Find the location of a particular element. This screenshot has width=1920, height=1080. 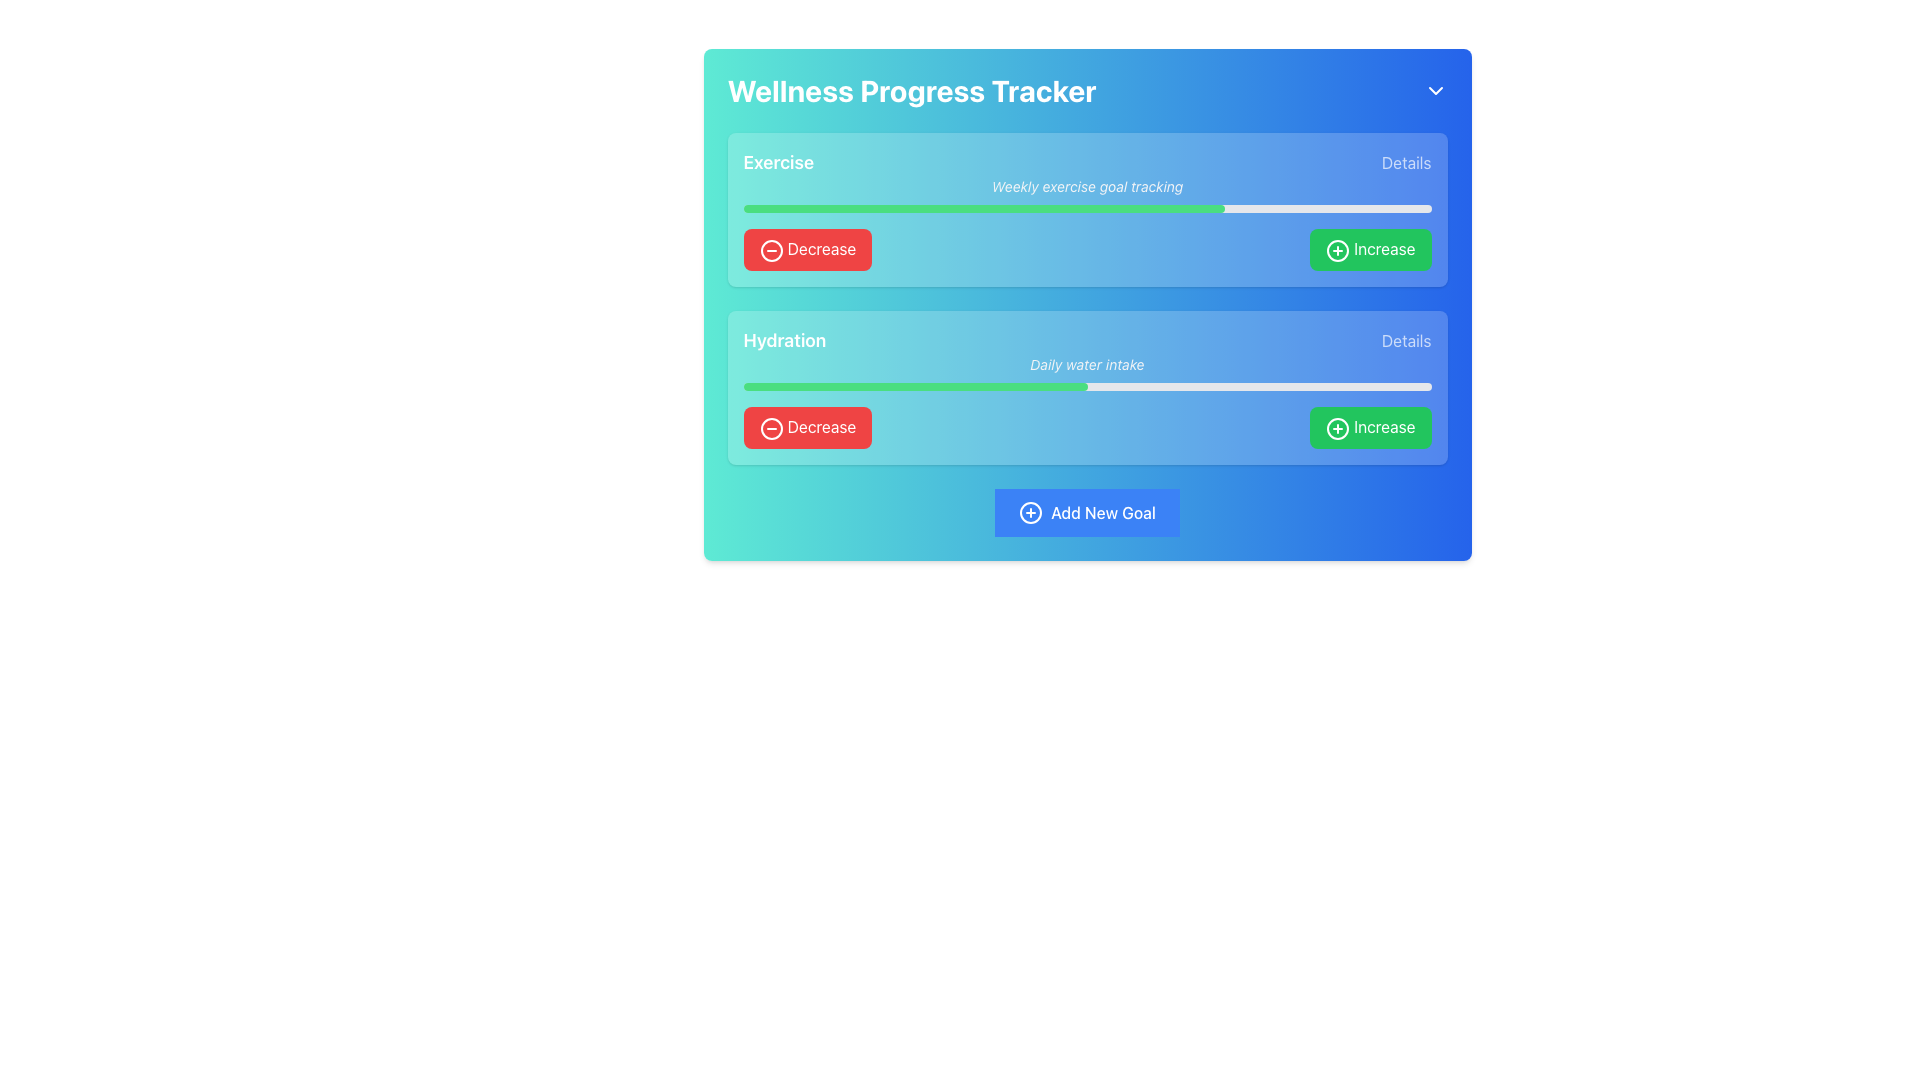

the Progress bar that visually represents the user's hydration progress, located in the 'Hydration' section of the second progress tracker is located at coordinates (914, 386).